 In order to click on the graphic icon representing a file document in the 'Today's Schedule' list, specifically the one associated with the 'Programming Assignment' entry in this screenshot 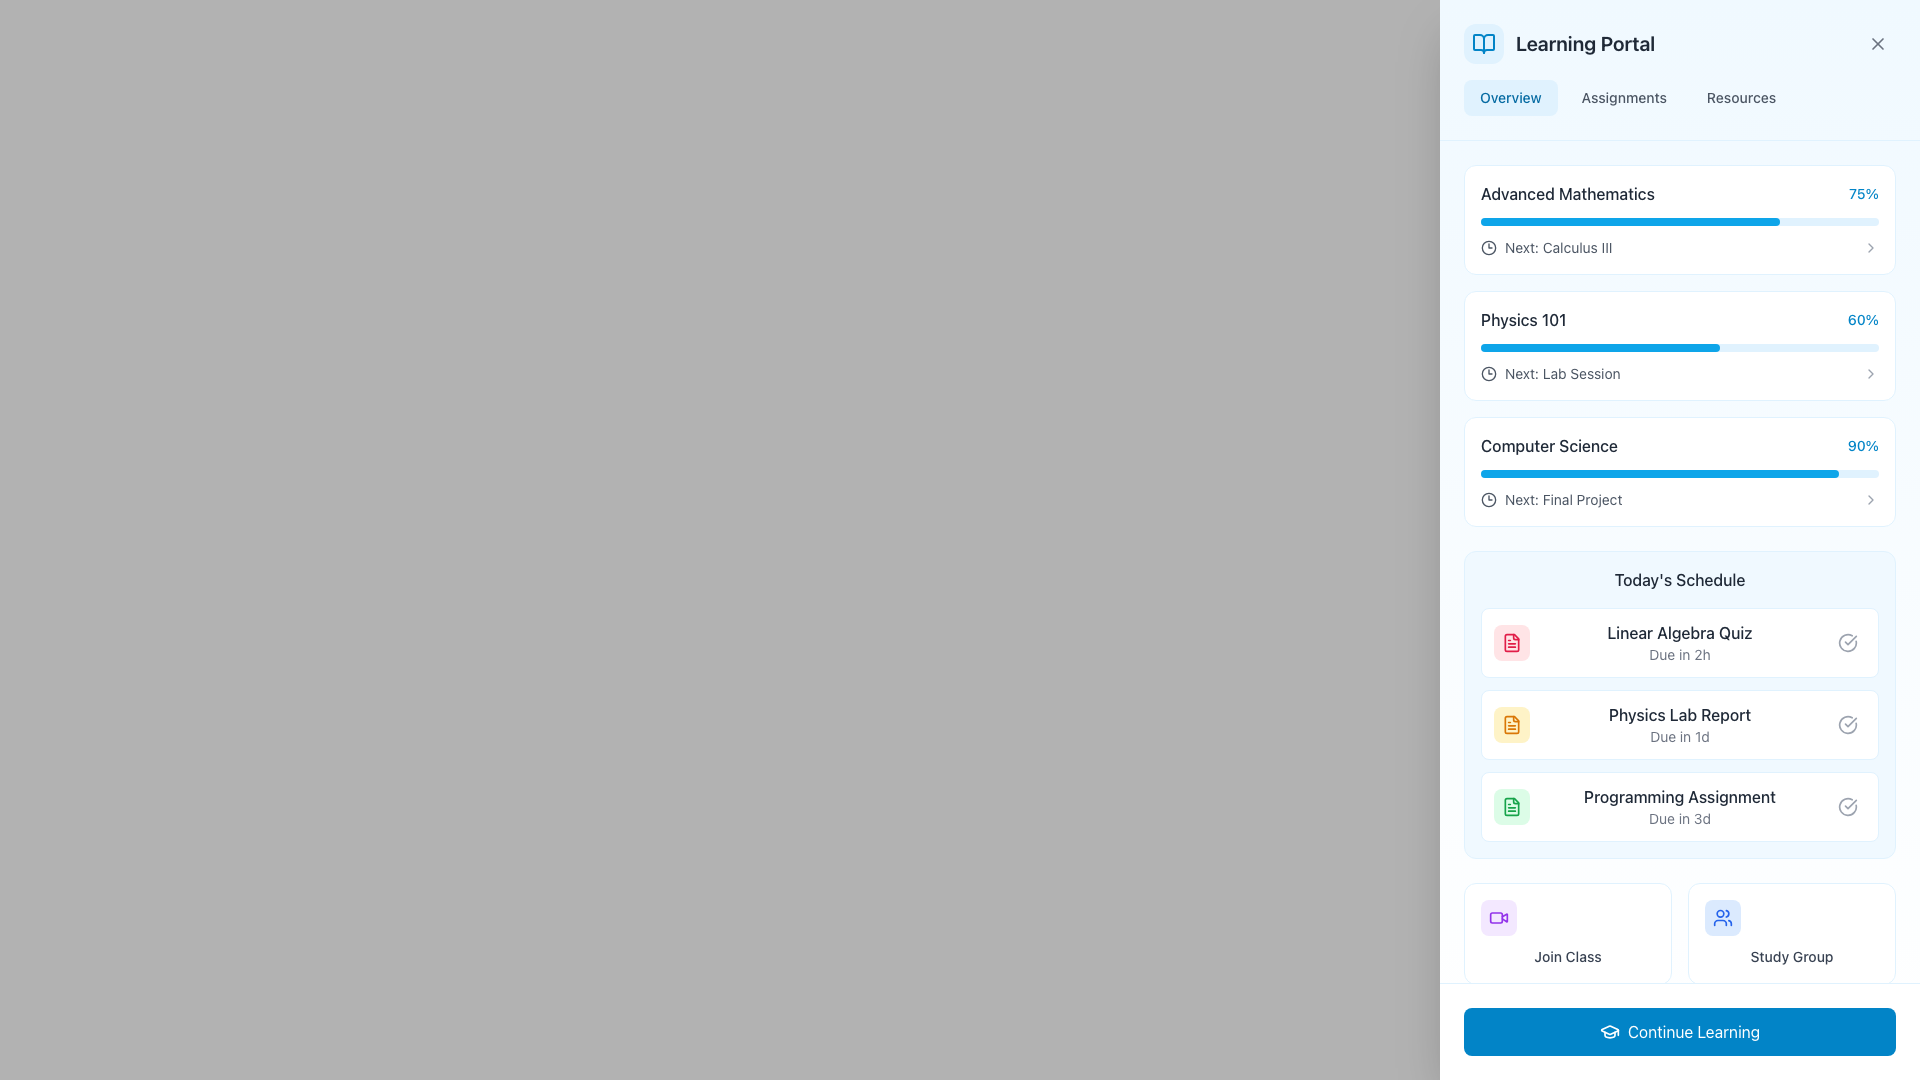, I will do `click(1512, 805)`.